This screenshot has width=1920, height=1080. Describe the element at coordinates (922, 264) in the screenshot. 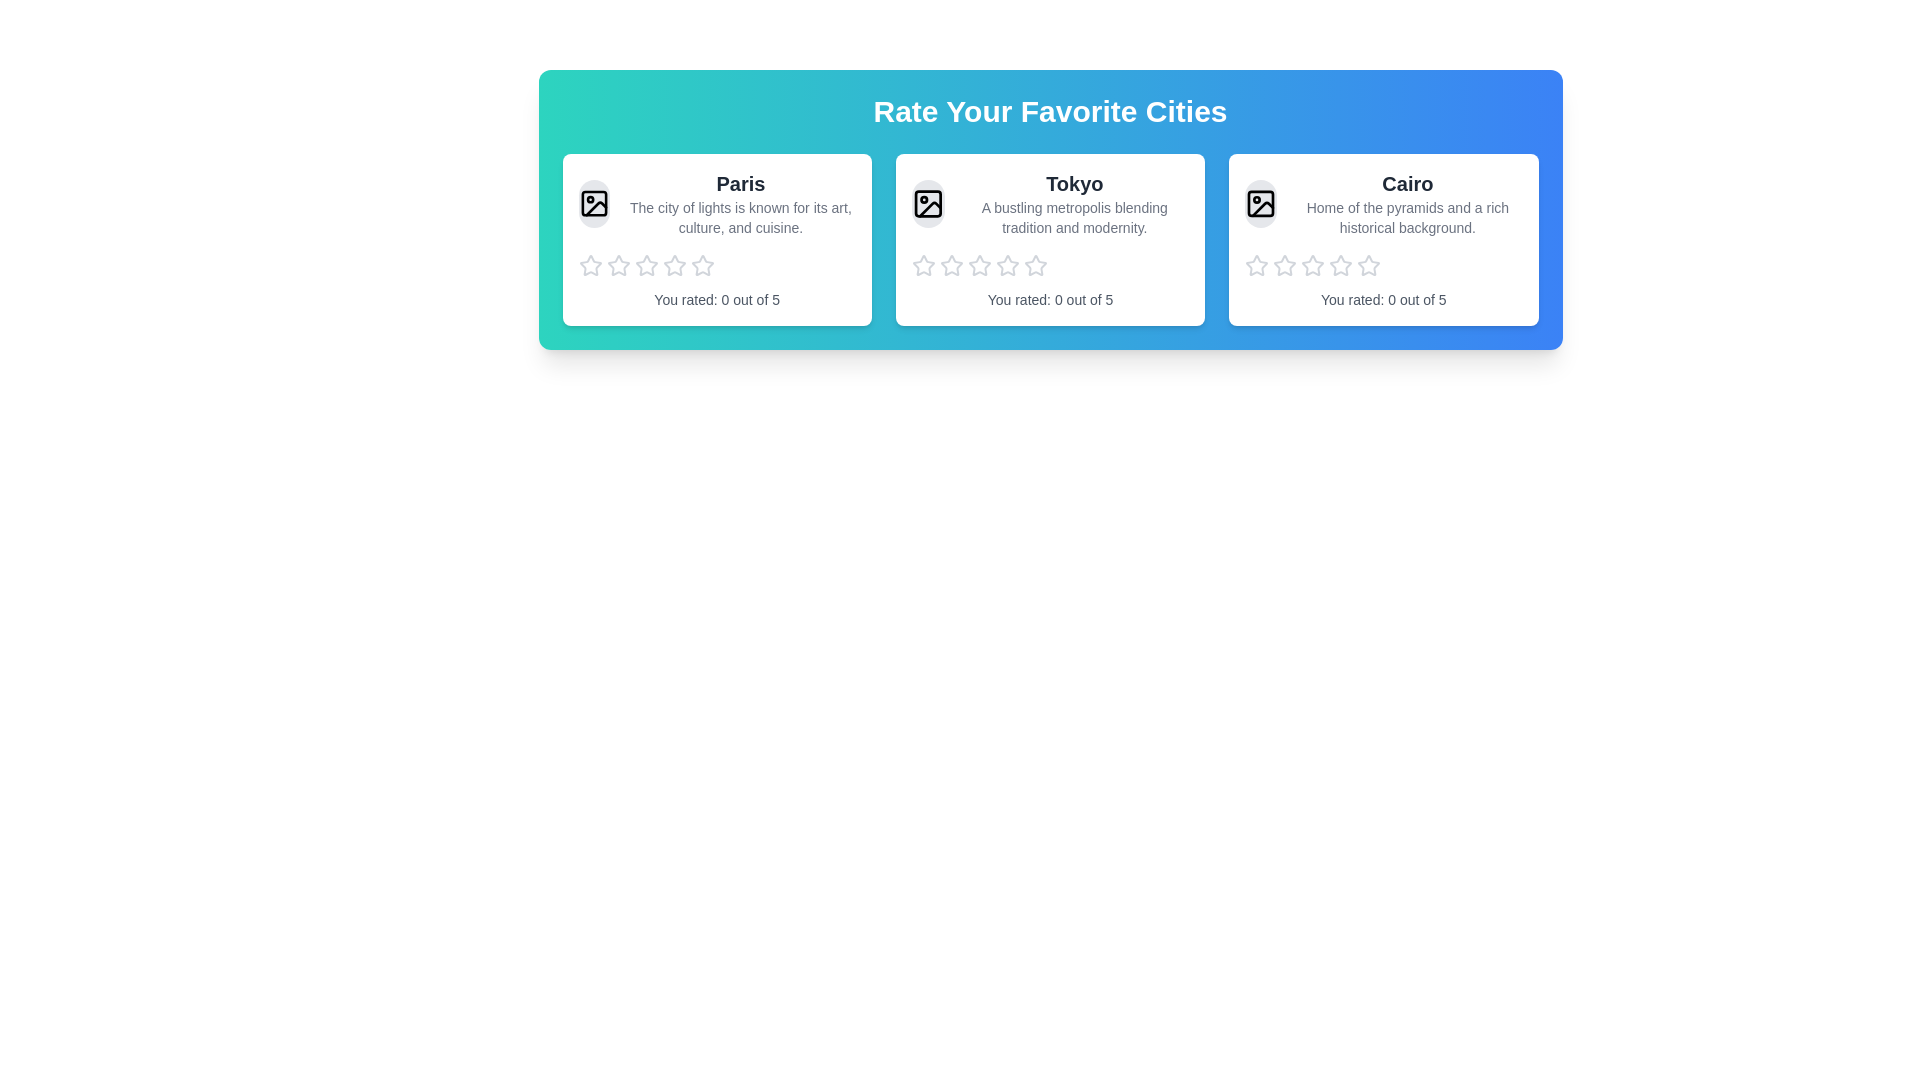

I see `the first star in the 5-star rating system under the 'Tokyo' city rating card` at that location.